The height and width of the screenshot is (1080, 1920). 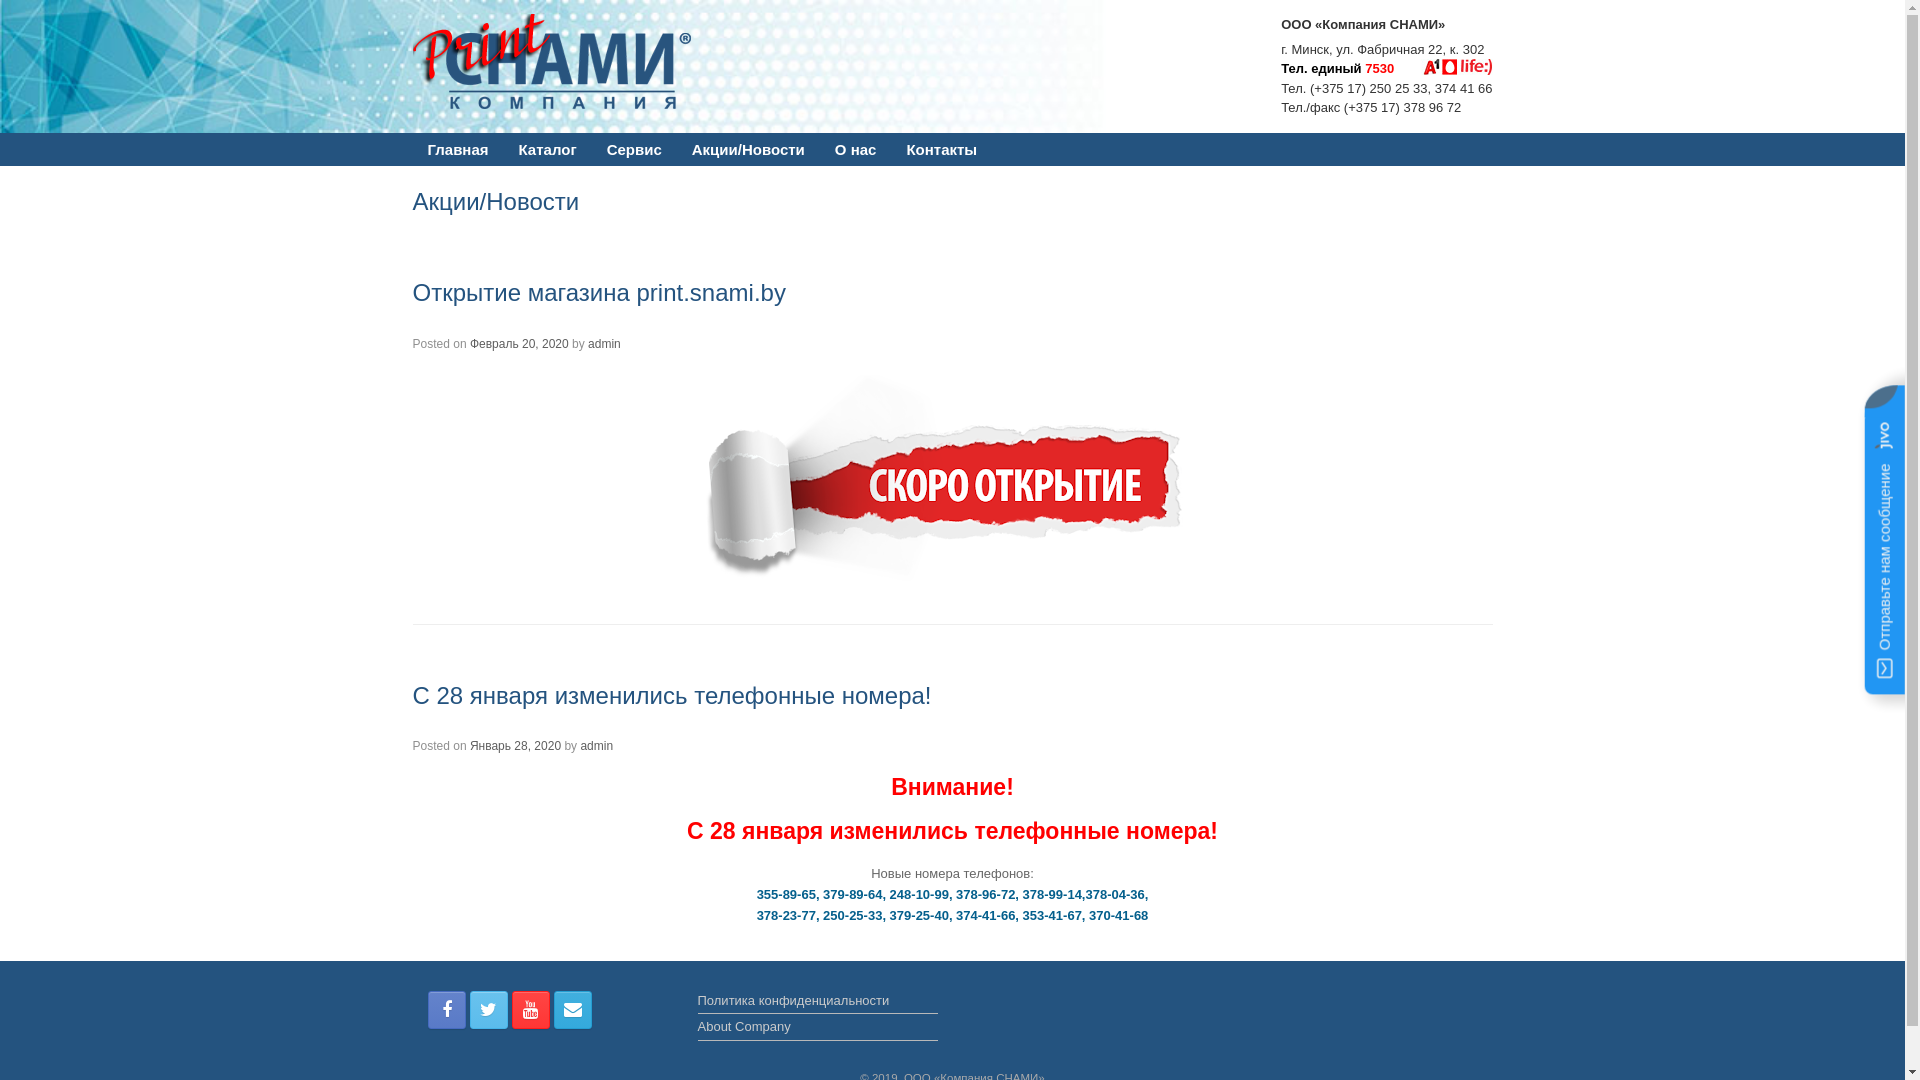 What do you see at coordinates (571, 1010) in the screenshot?
I see `'Print Snami Email'` at bounding box center [571, 1010].